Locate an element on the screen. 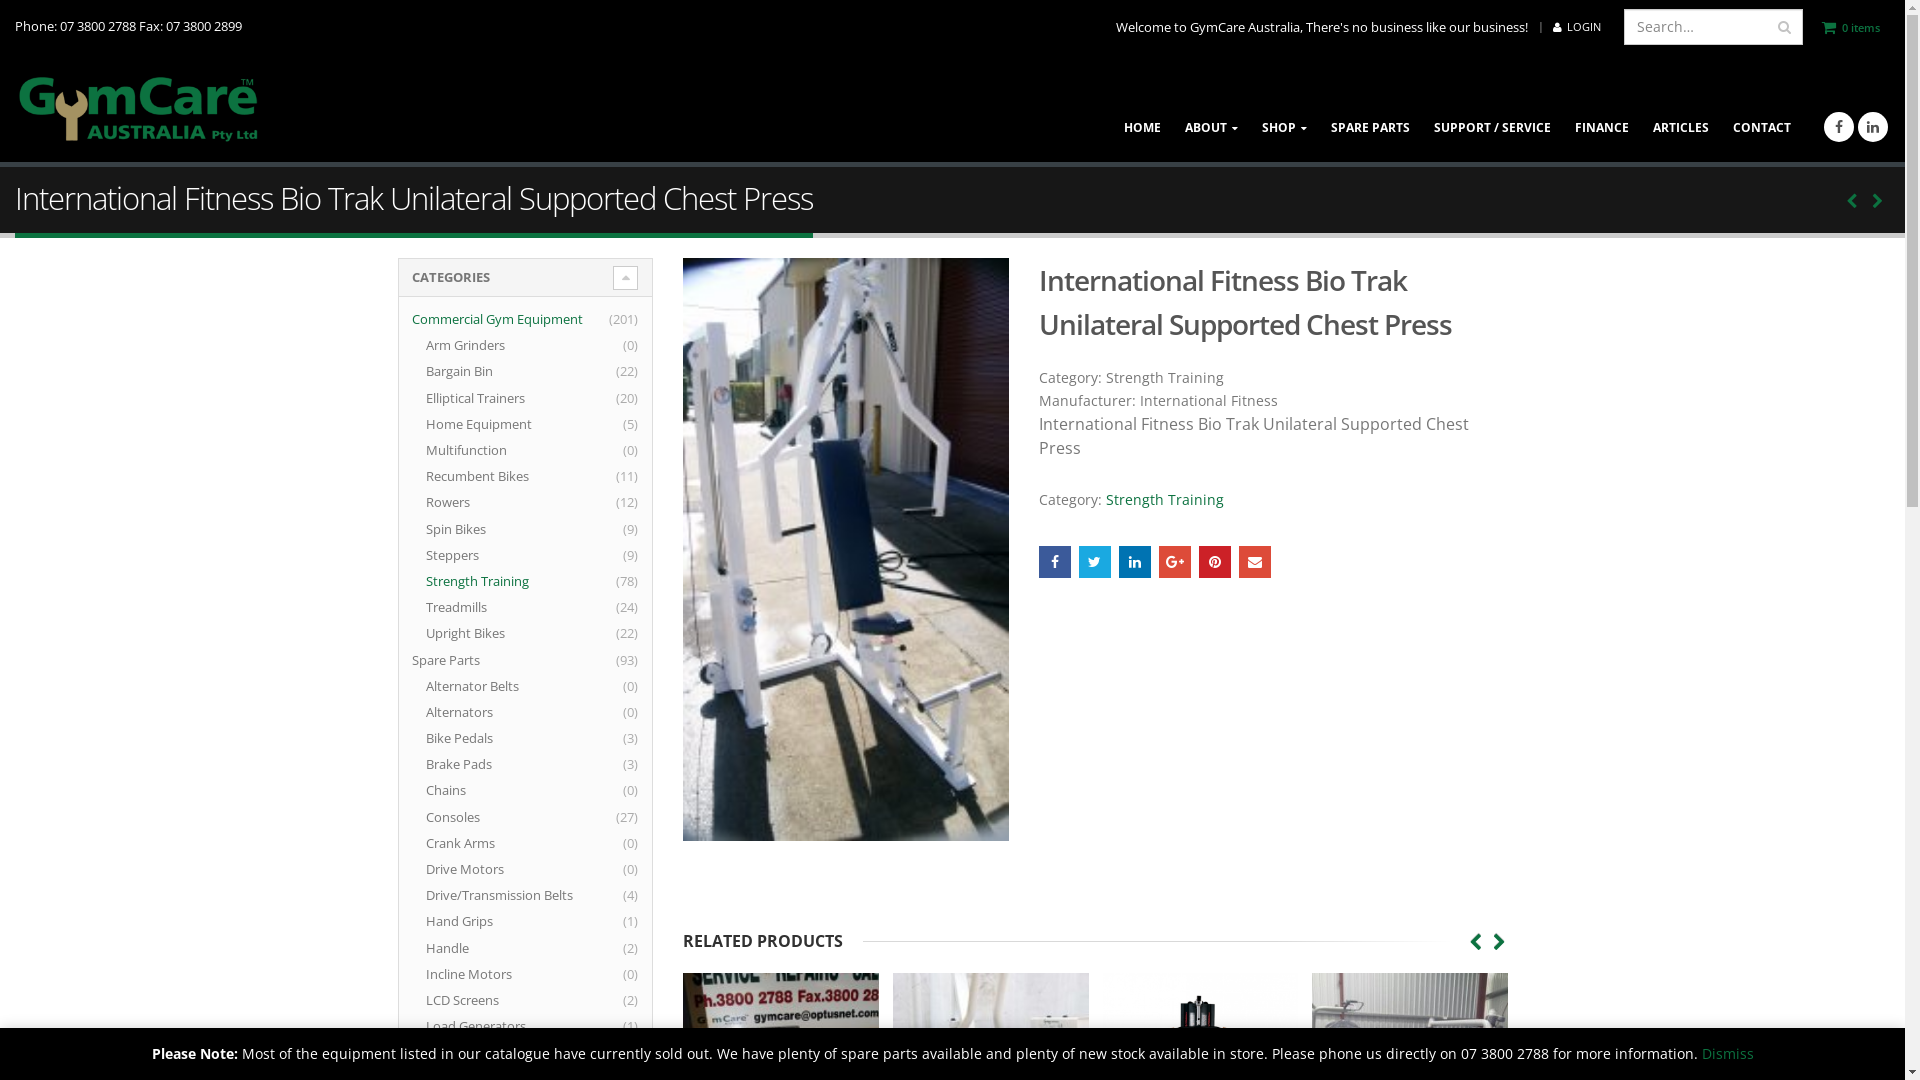 This screenshot has height=1080, width=1920. 'Multifunction' is located at coordinates (478, 450).